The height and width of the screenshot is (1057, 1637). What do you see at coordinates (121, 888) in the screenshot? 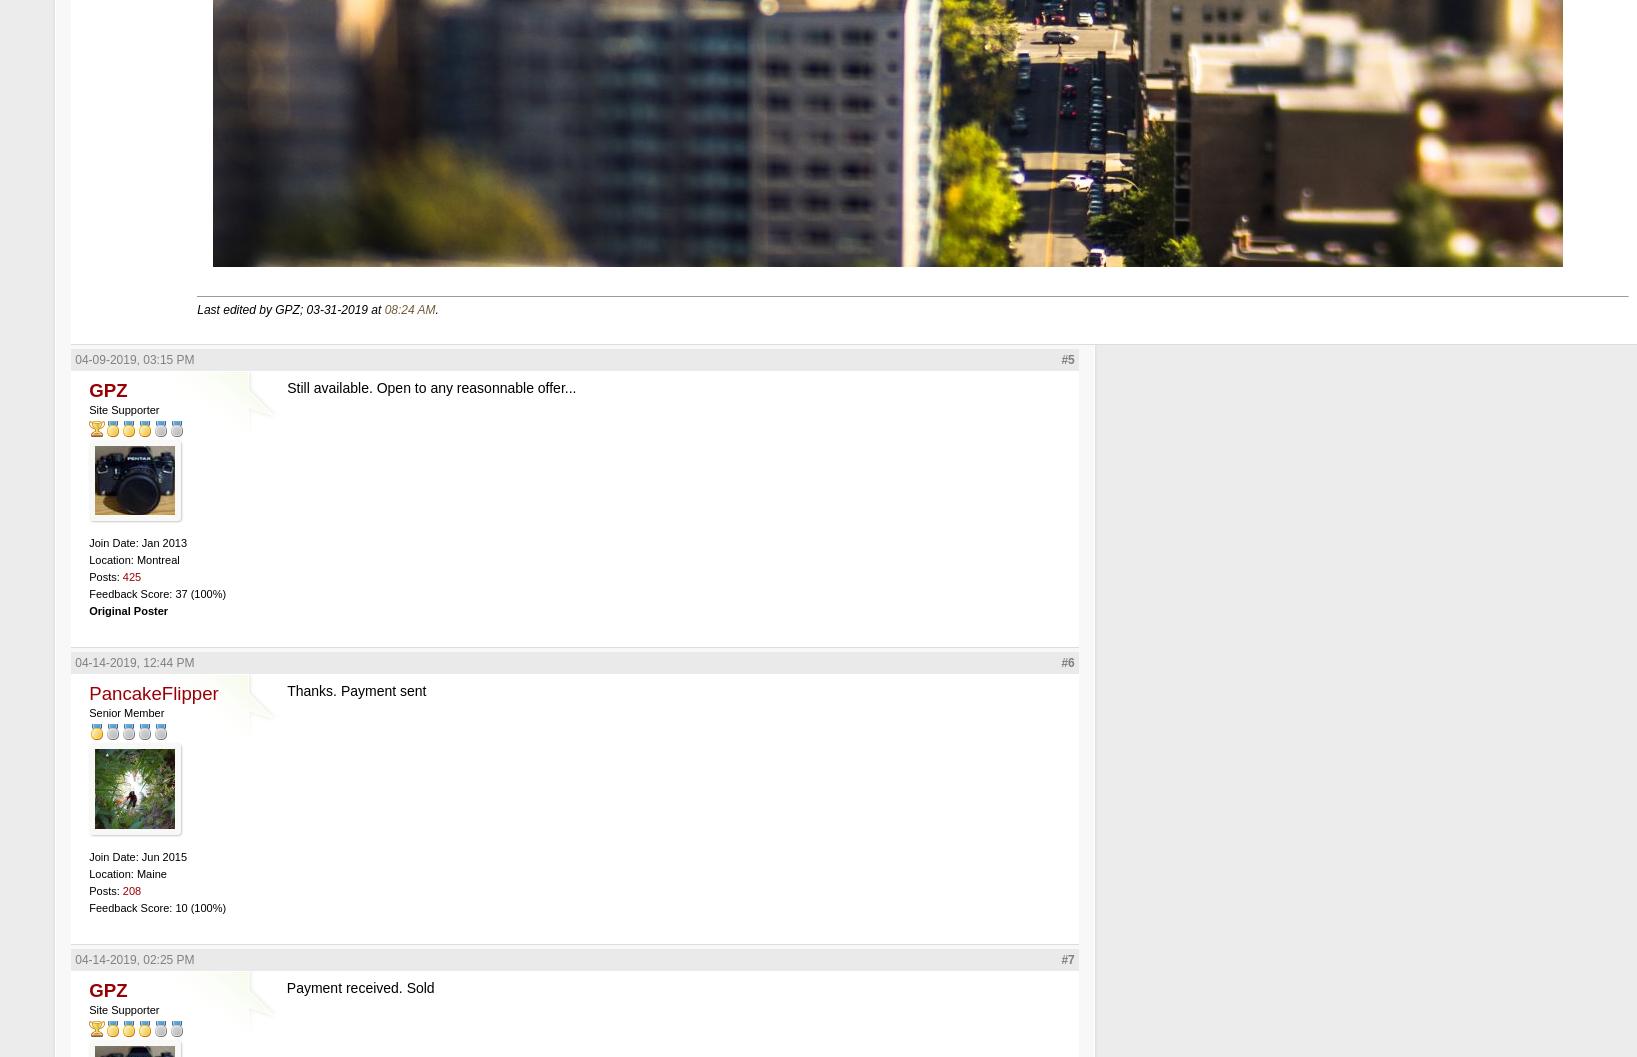
I see `'208'` at bounding box center [121, 888].